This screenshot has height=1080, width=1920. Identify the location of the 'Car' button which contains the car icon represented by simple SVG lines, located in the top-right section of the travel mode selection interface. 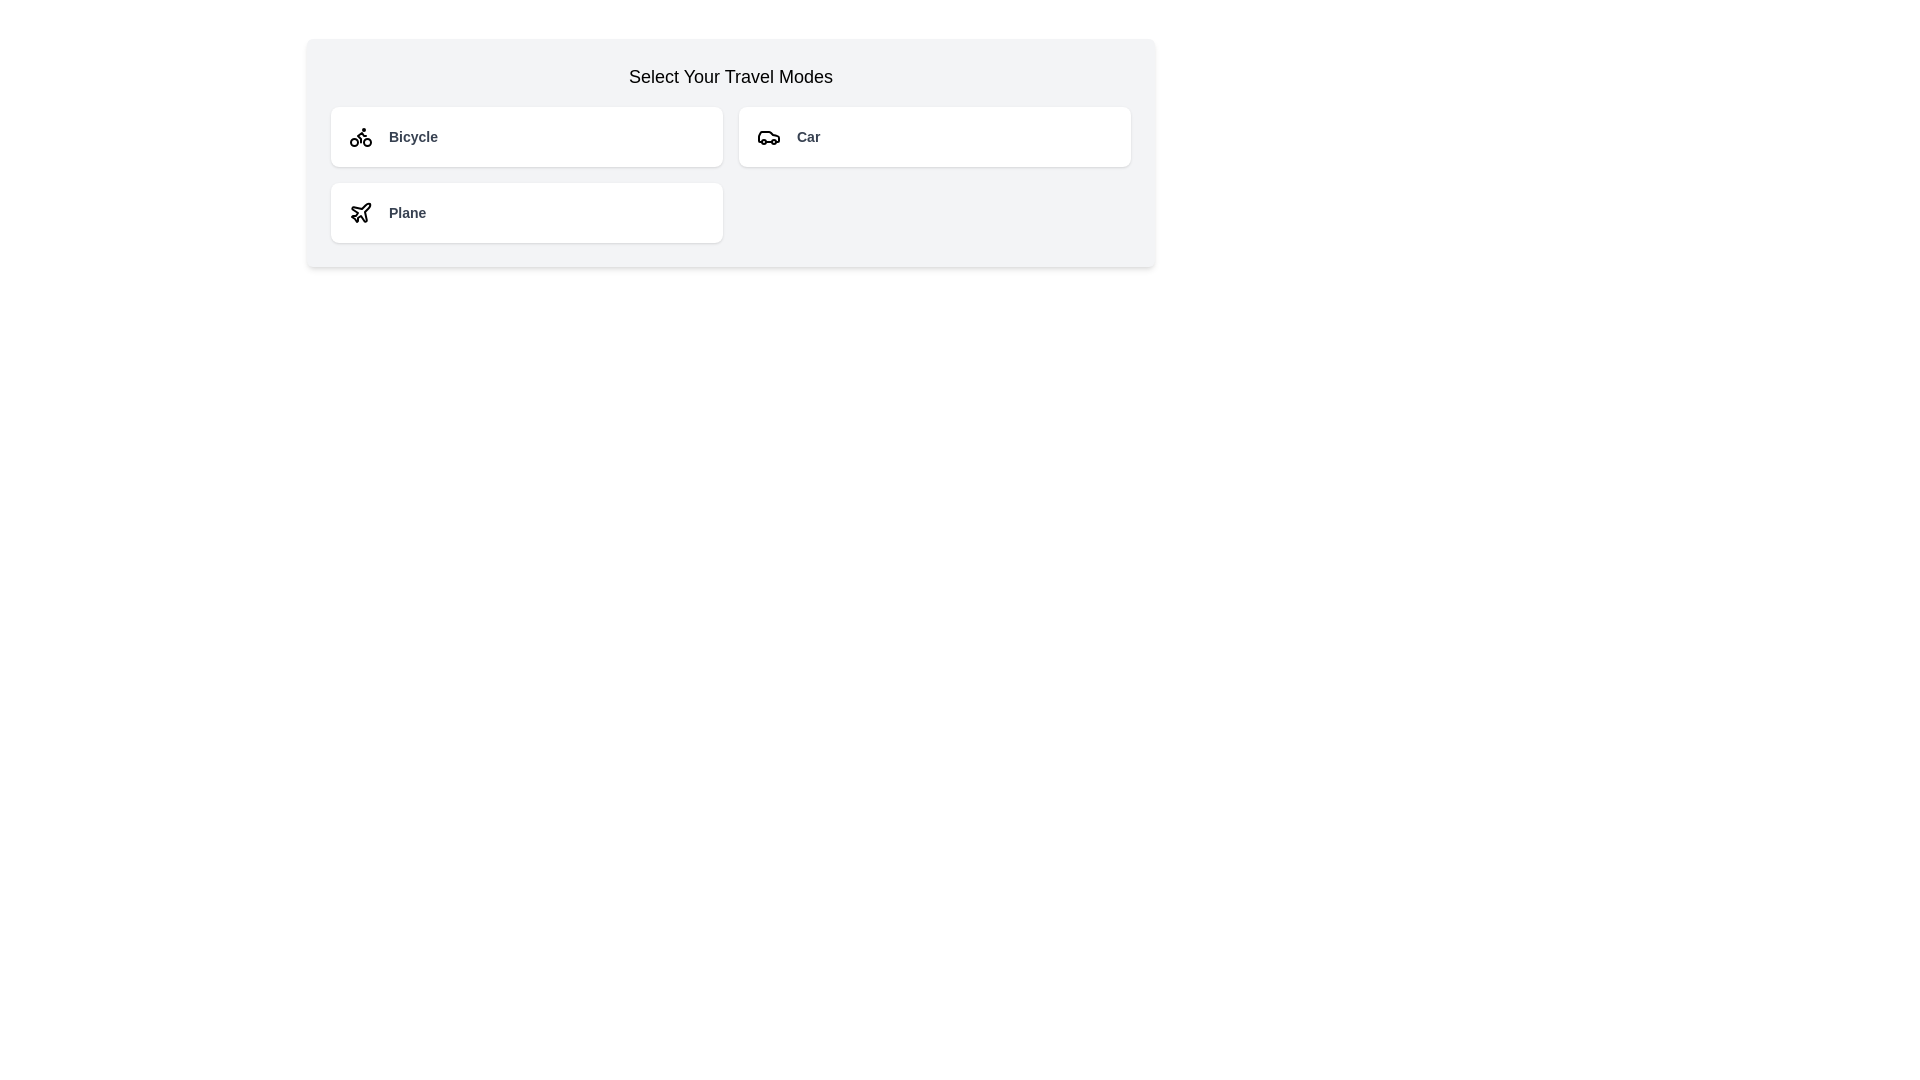
(767, 136).